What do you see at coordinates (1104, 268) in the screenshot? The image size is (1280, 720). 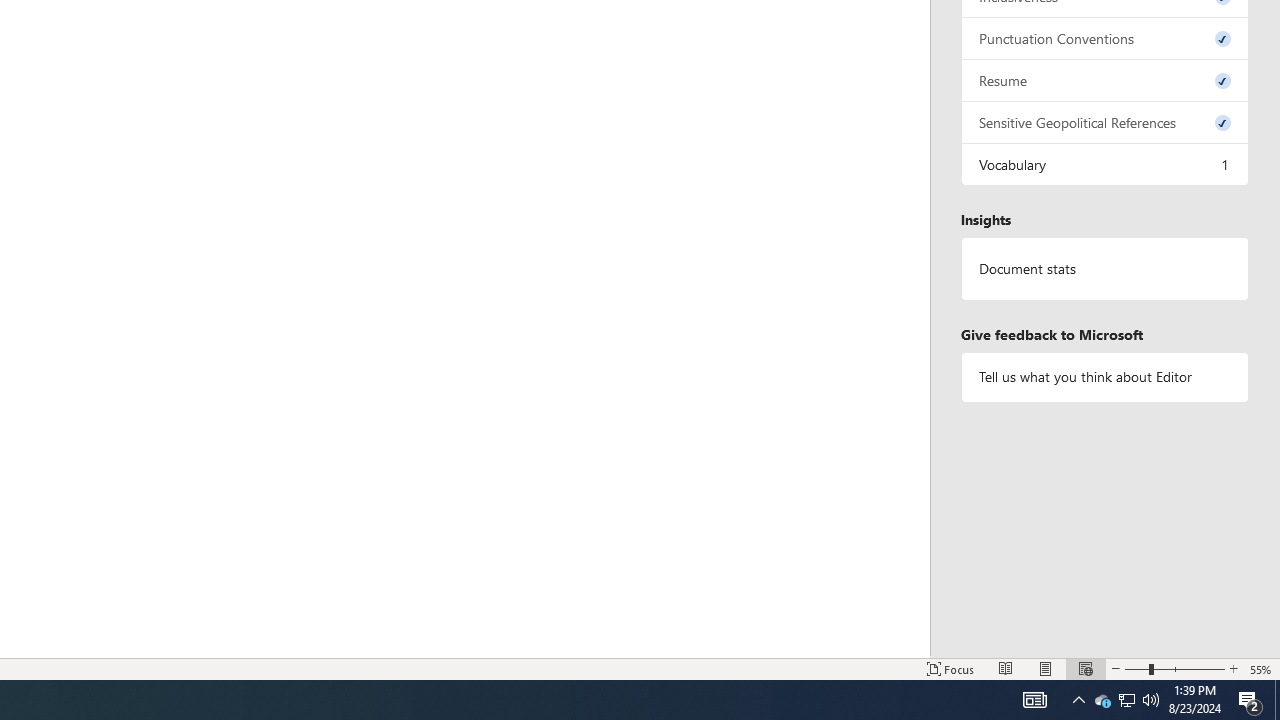 I see `'Document statistics'` at bounding box center [1104, 268].